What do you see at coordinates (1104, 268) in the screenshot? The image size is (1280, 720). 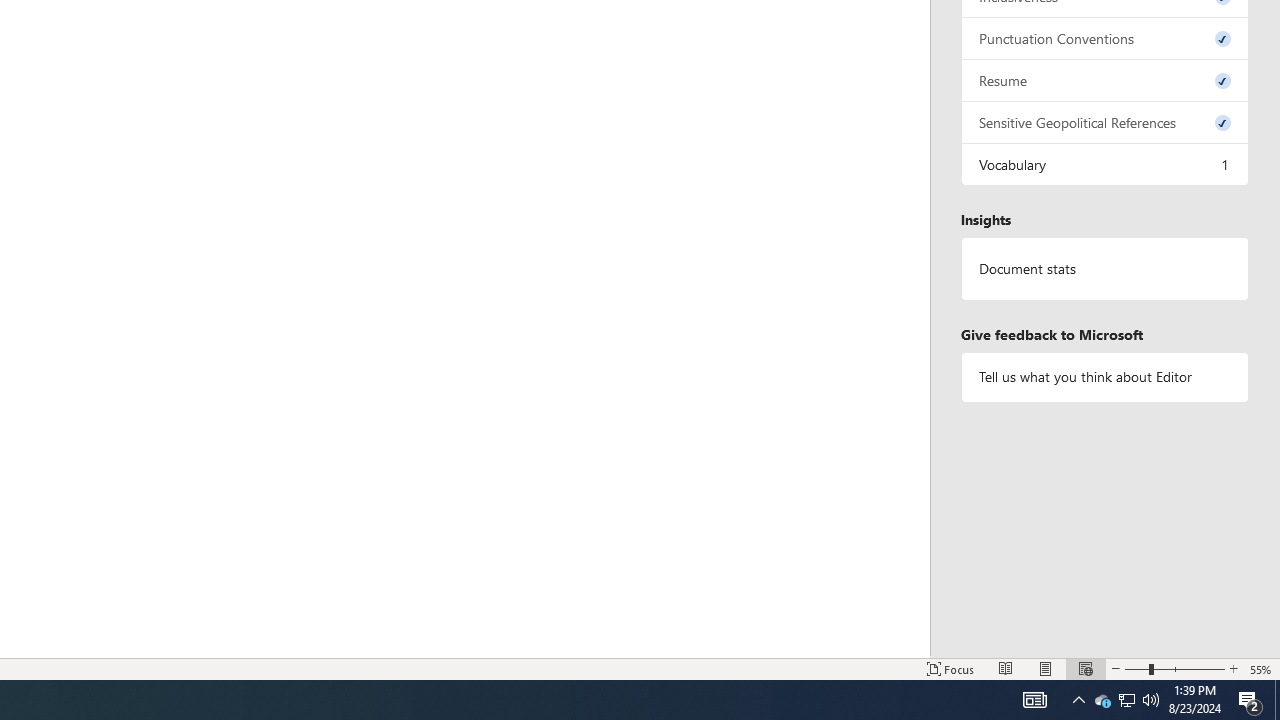 I see `'Document statistics'` at bounding box center [1104, 268].